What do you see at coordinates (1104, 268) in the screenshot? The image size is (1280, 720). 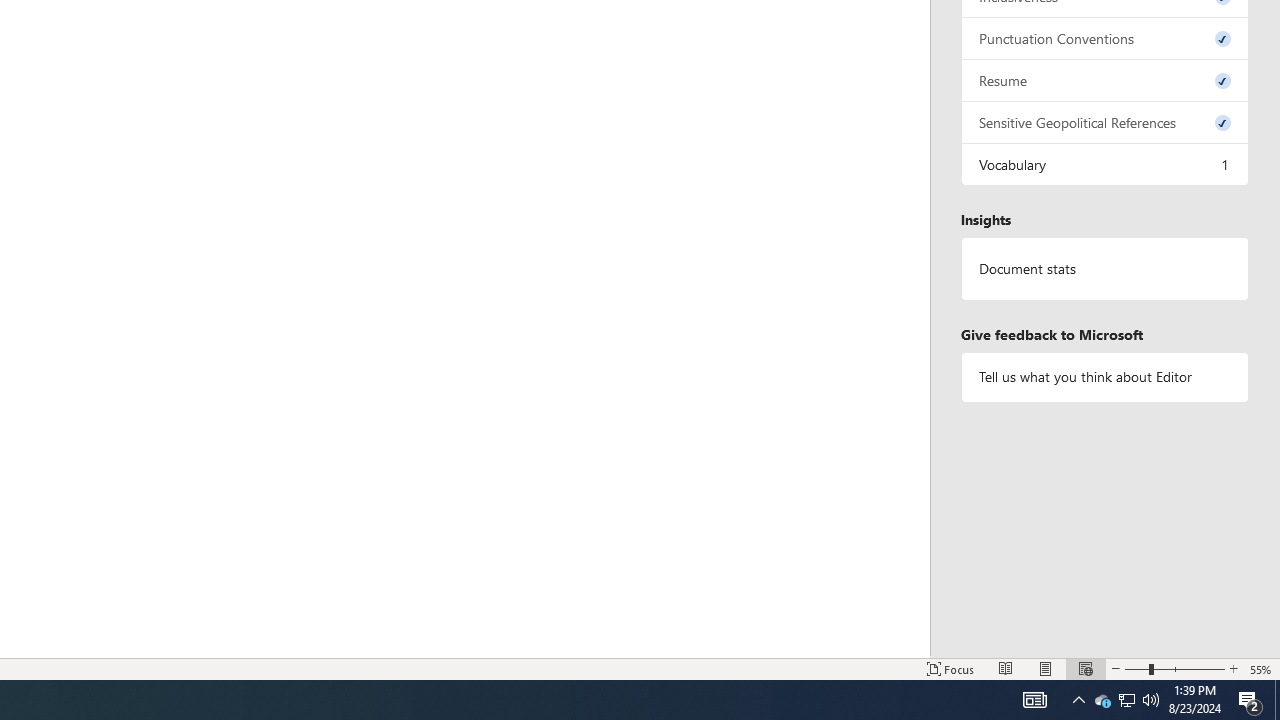 I see `'Document statistics'` at bounding box center [1104, 268].